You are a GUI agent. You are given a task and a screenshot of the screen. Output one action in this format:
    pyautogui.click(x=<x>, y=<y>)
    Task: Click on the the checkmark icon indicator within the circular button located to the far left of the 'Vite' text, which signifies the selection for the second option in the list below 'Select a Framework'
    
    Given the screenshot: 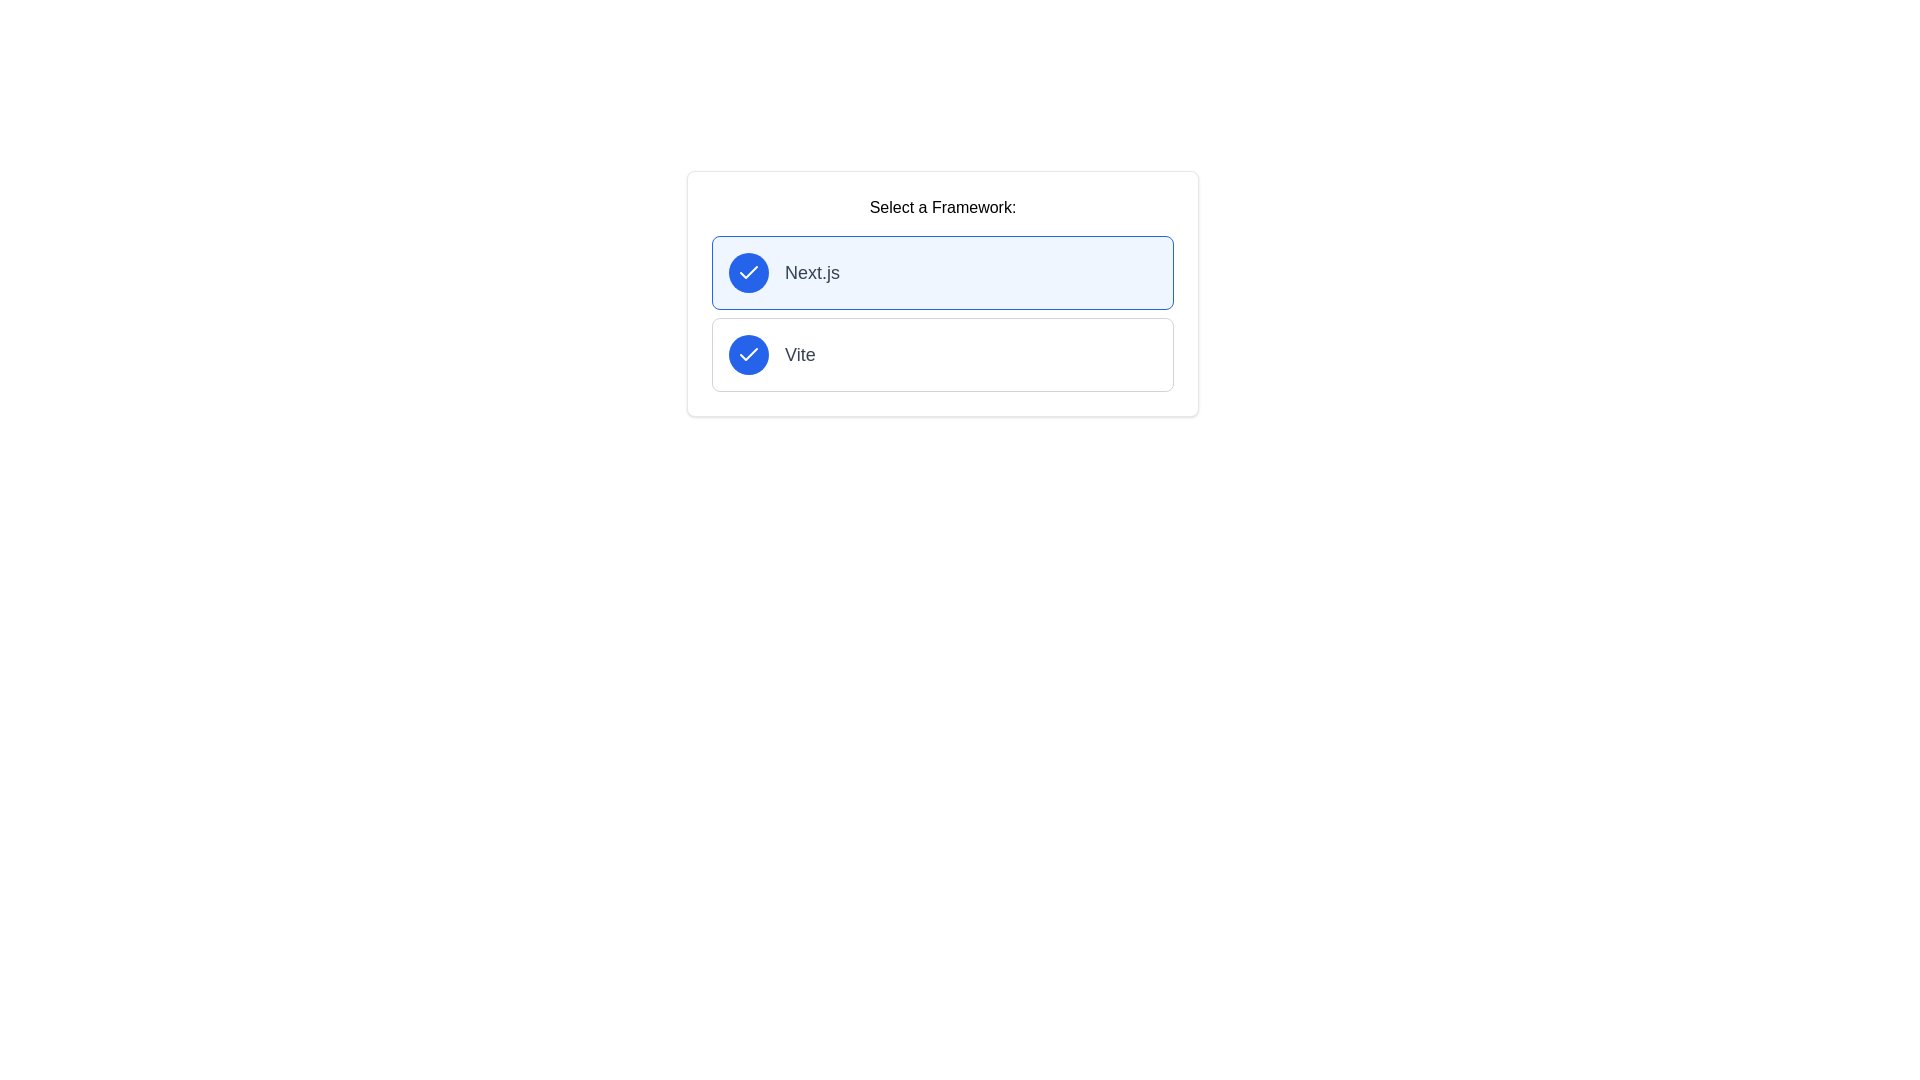 What is the action you would take?
    pyautogui.click(x=747, y=353)
    